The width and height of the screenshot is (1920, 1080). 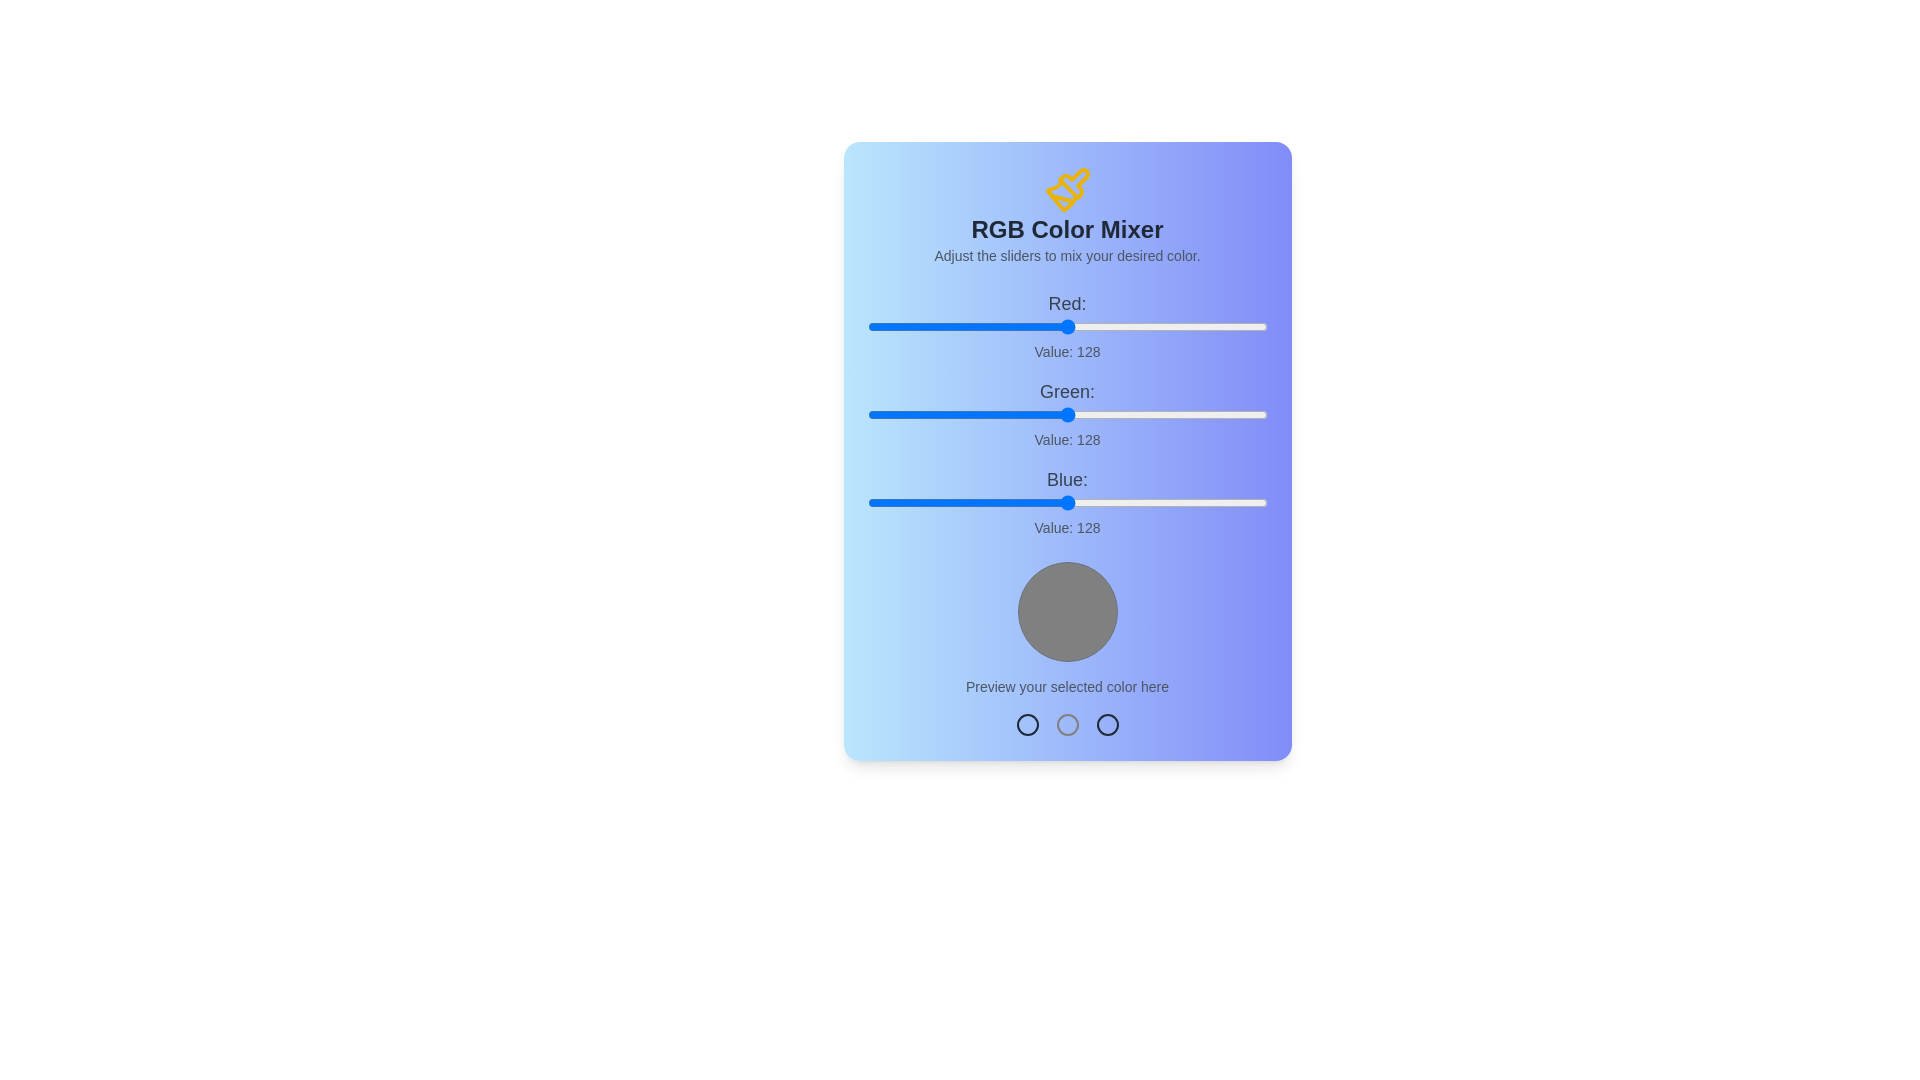 I want to click on the green slider to set the green value to 254, so click(x=1264, y=414).